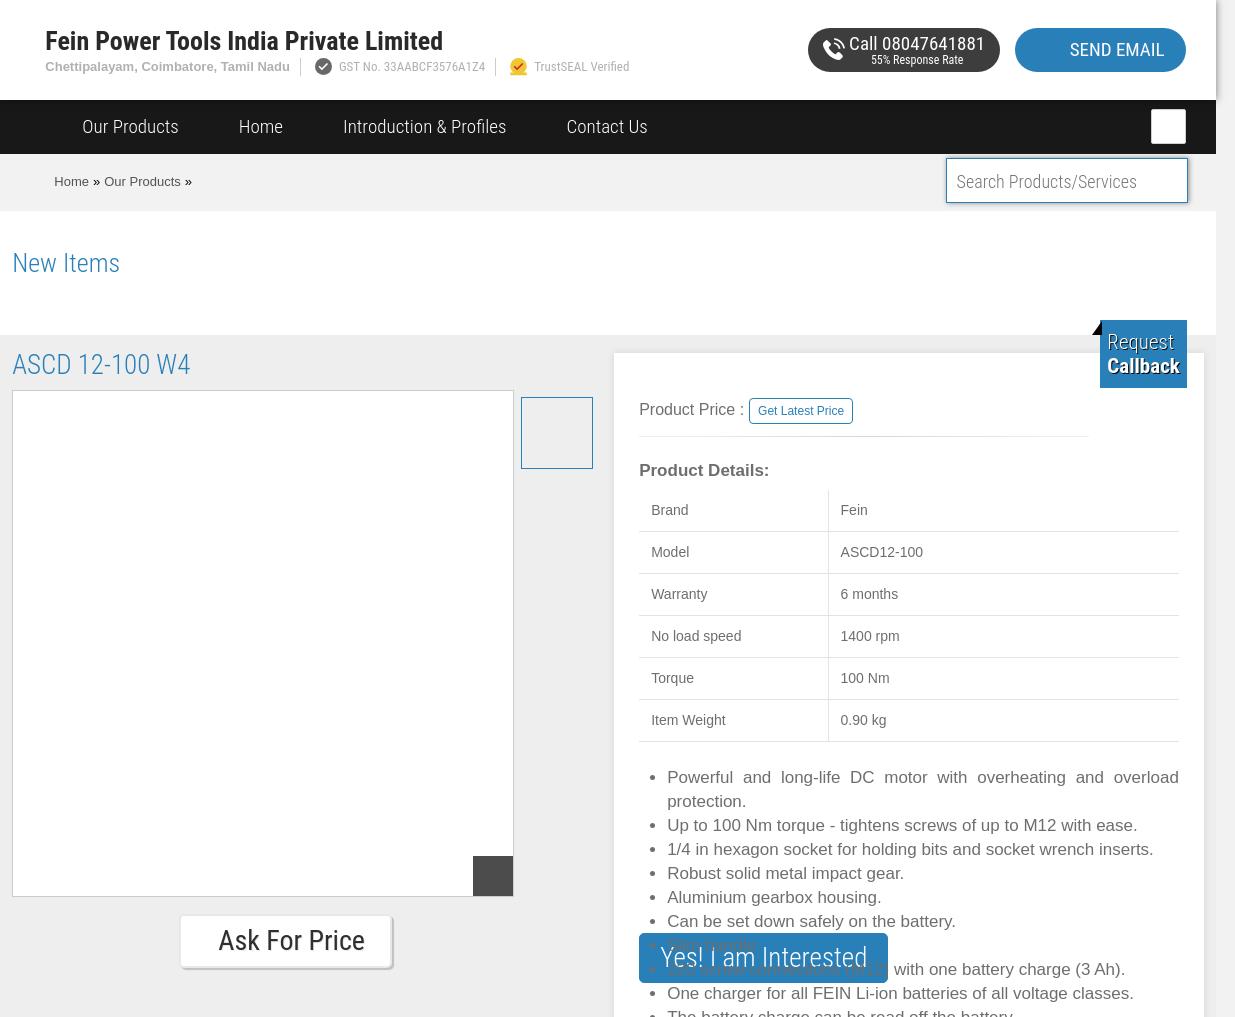  I want to click on 'Slim handle.', so click(713, 944).